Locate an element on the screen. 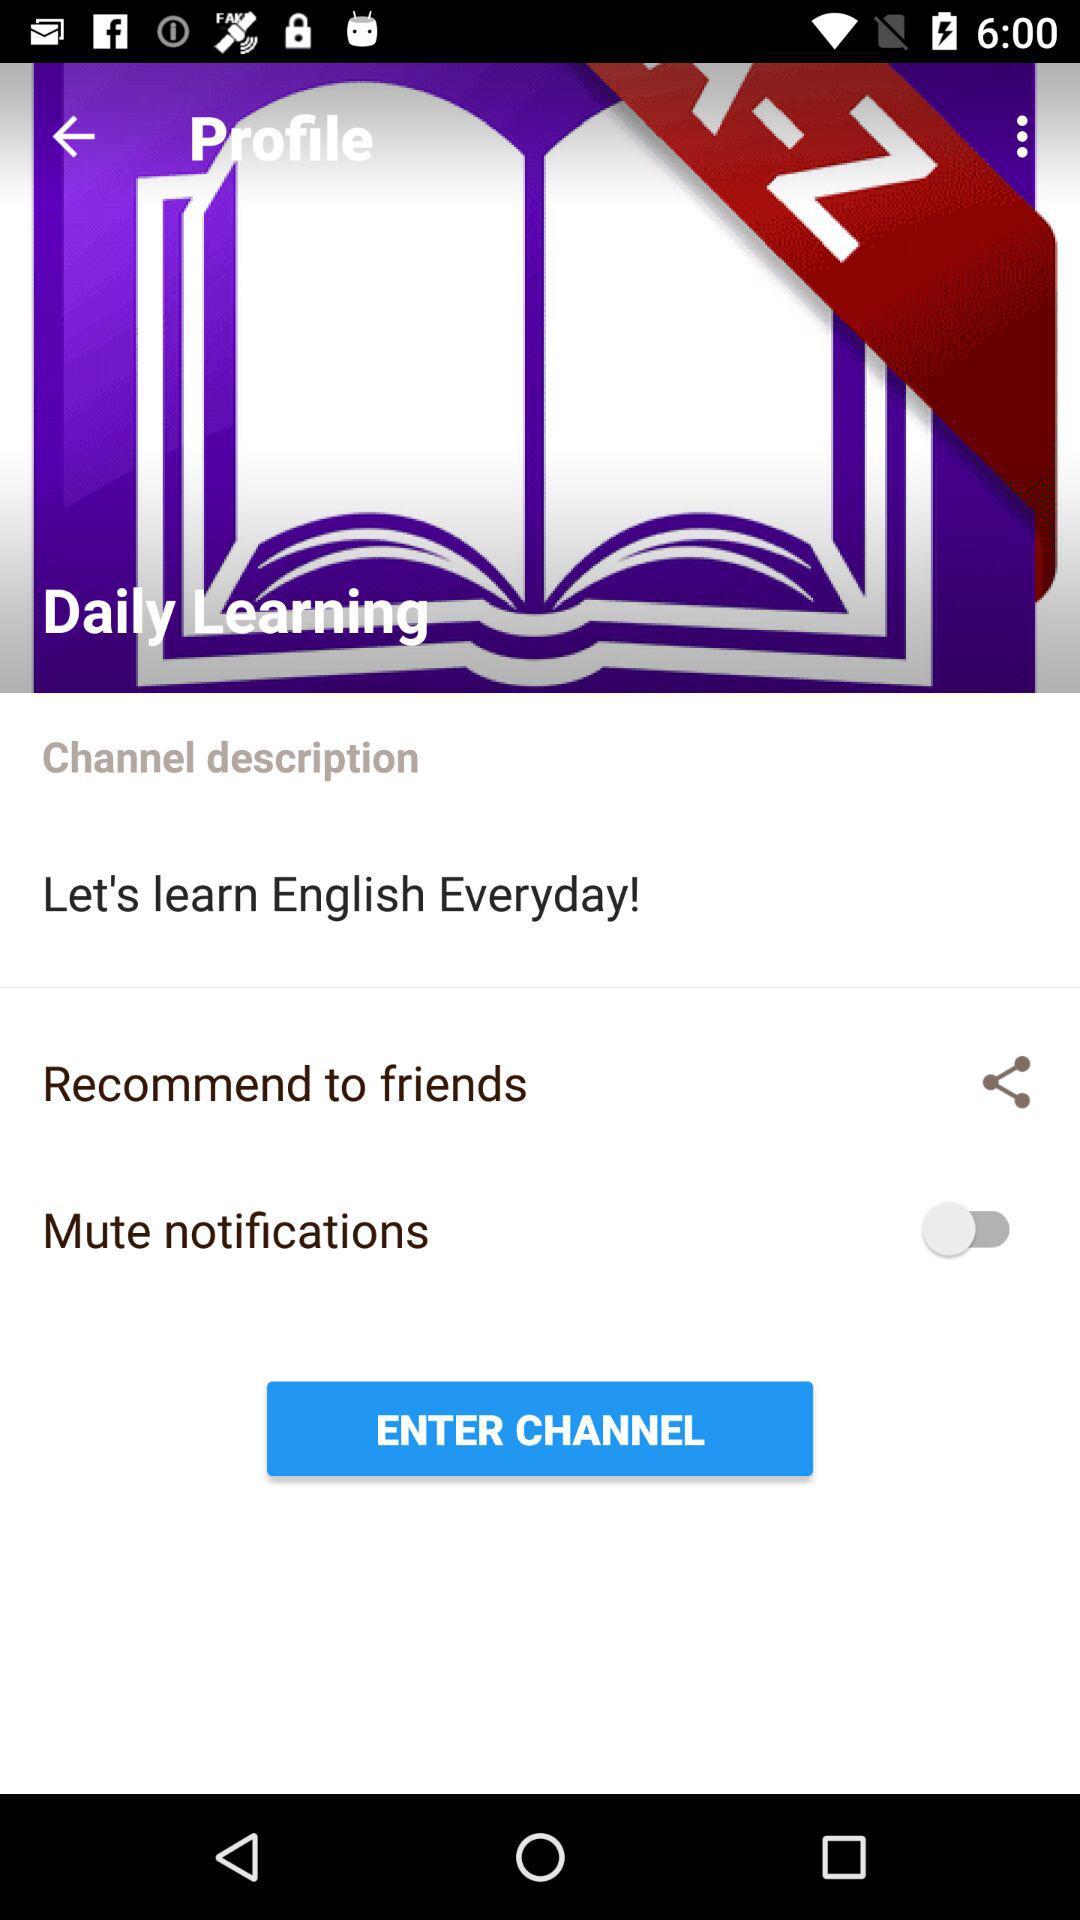 The image size is (1080, 1920). the icon above the channel description item is located at coordinates (1027, 135).